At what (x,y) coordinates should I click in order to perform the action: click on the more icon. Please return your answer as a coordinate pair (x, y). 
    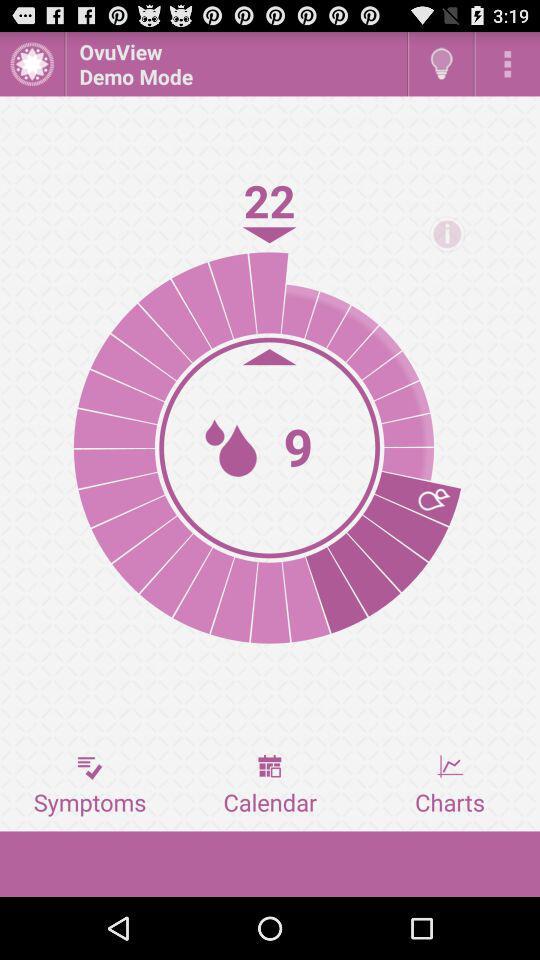
    Looking at the image, I should click on (507, 68).